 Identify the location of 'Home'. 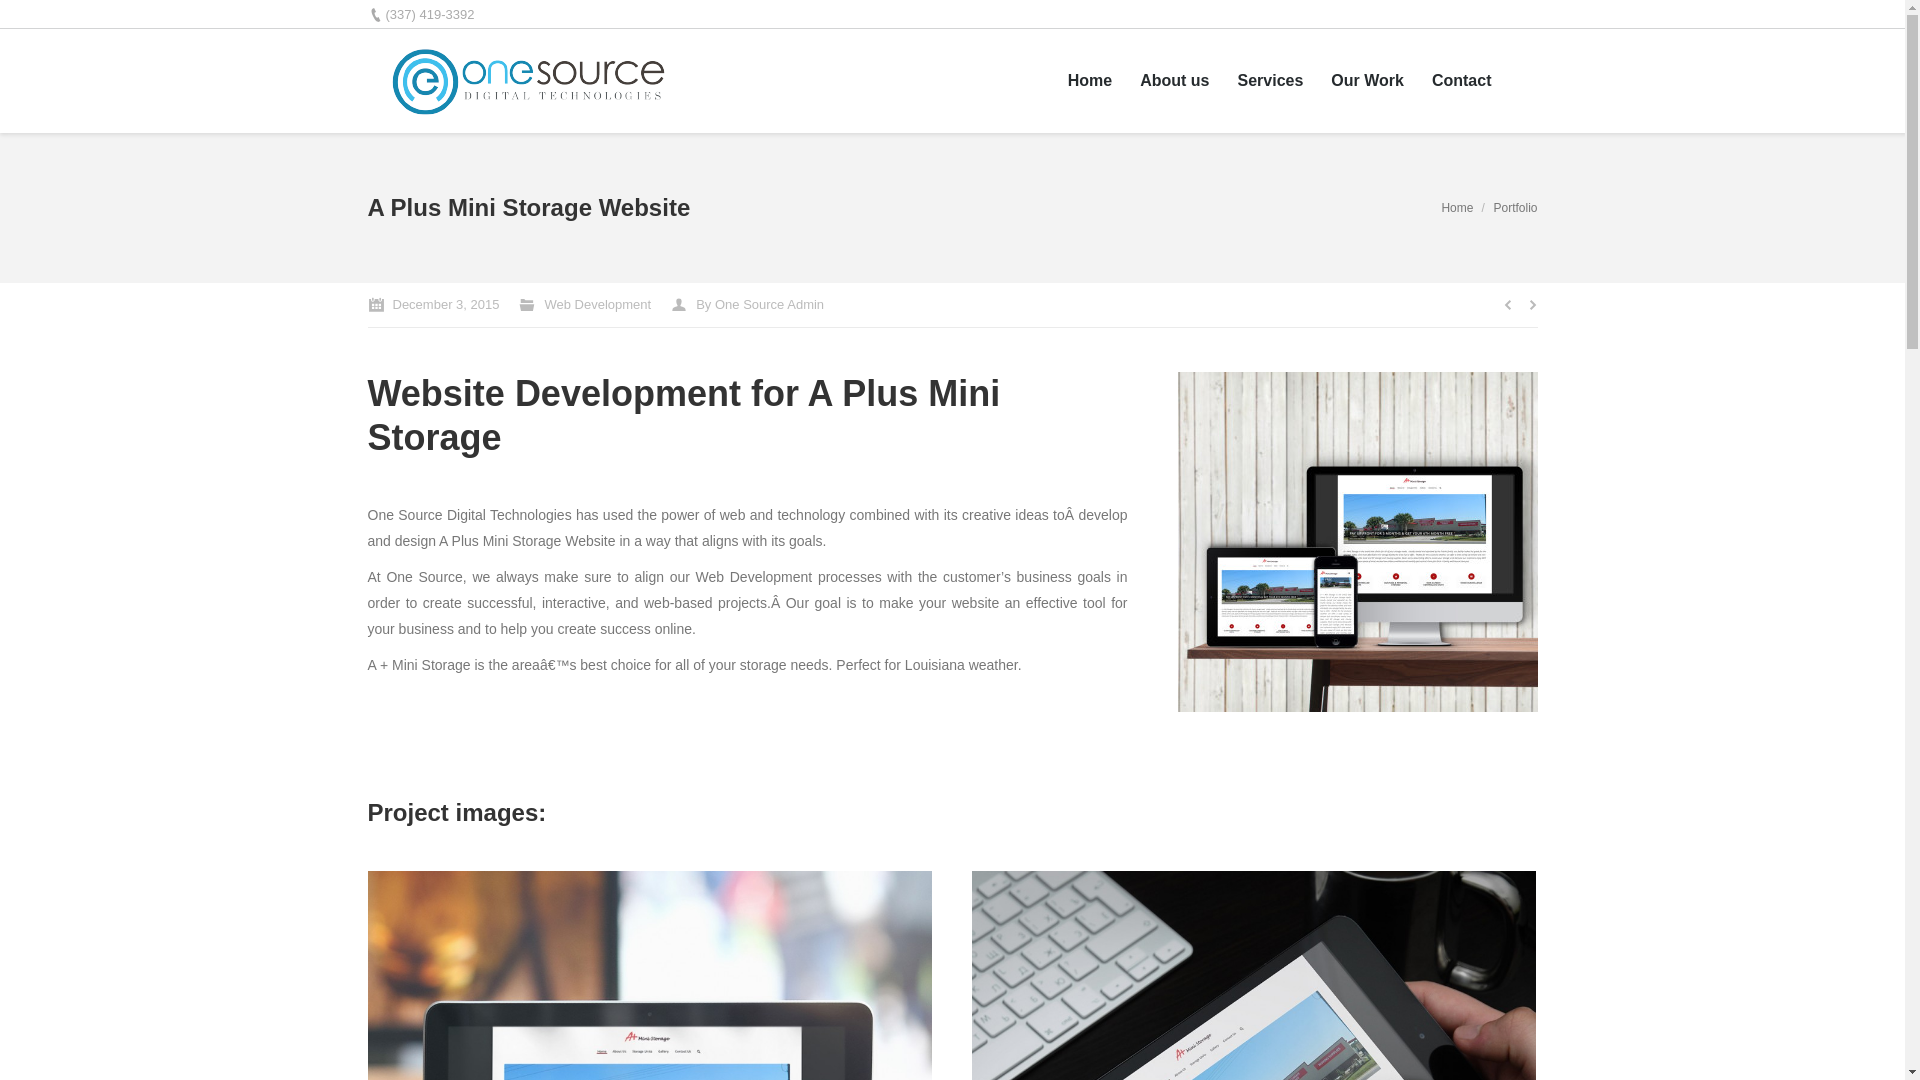
(1457, 208).